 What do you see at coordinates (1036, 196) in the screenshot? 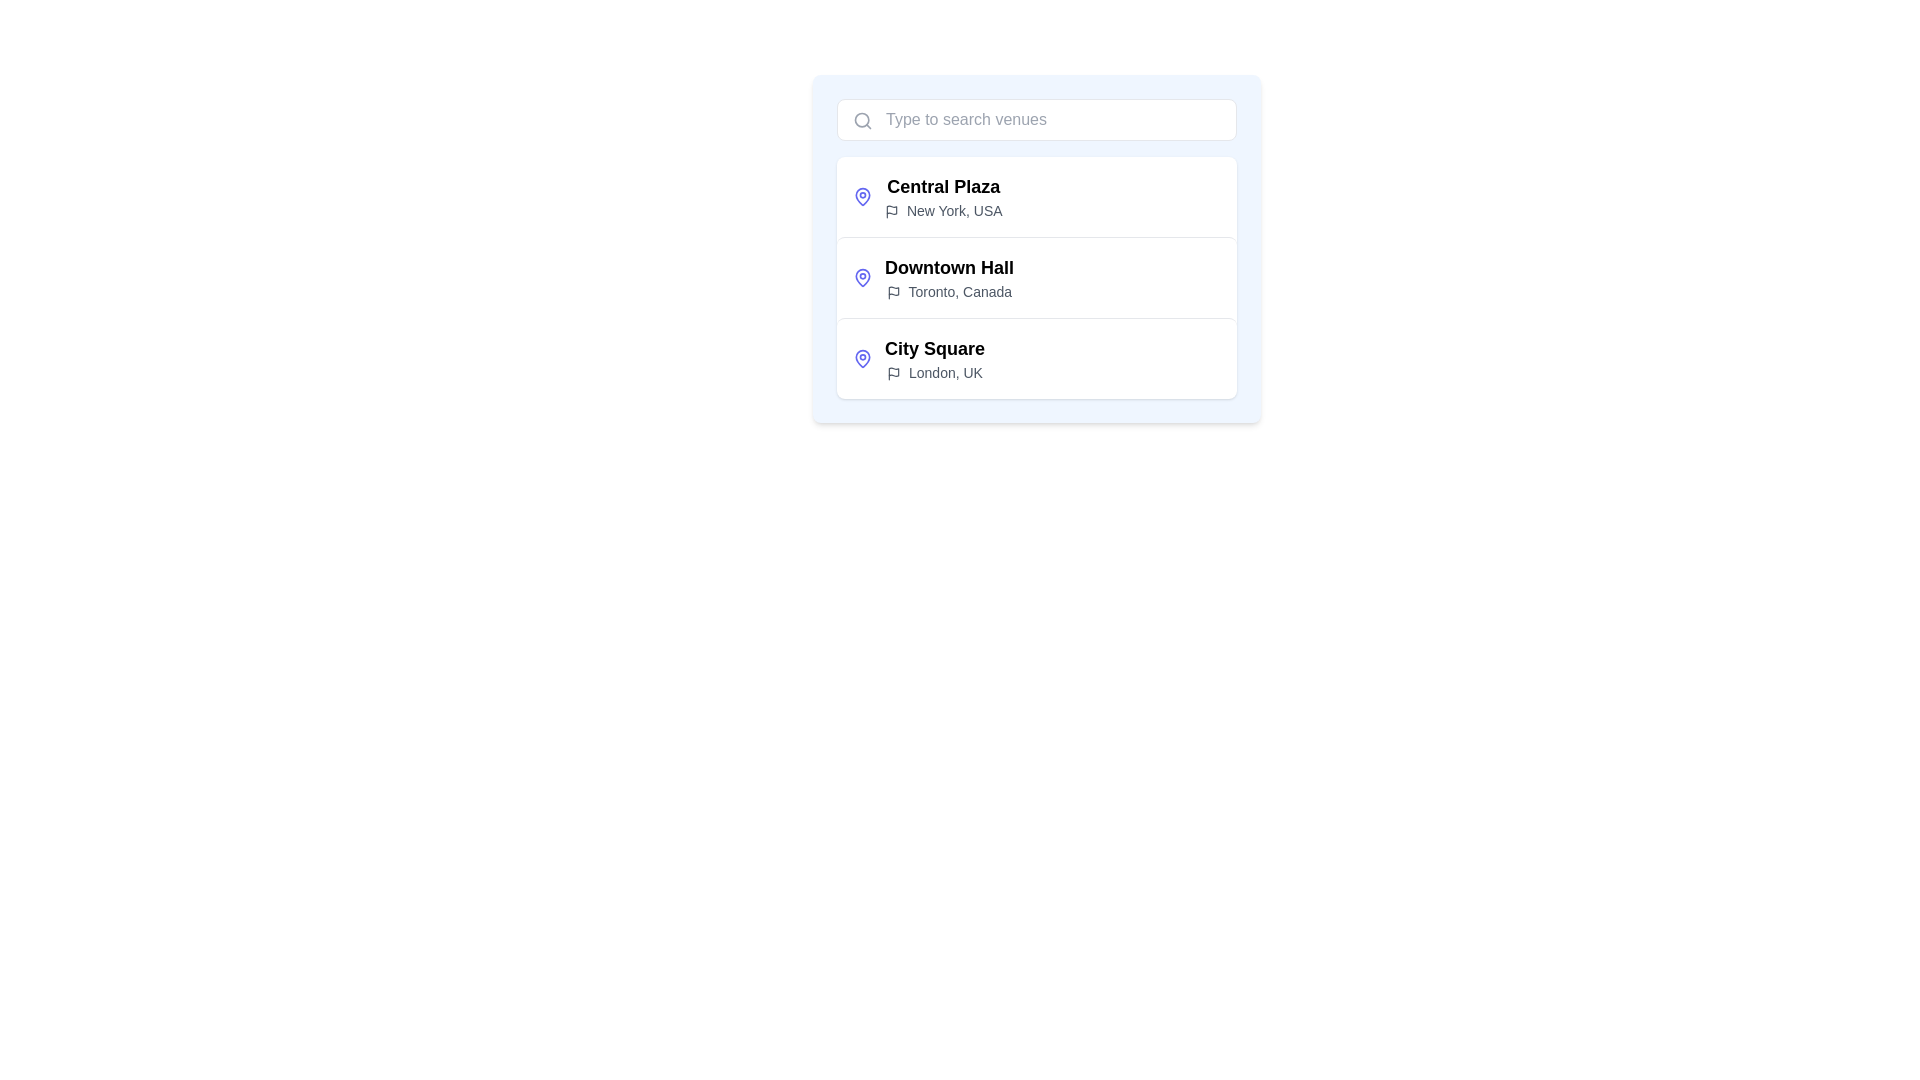
I see `the first list item labeled 'Central Plaza'` at bounding box center [1036, 196].